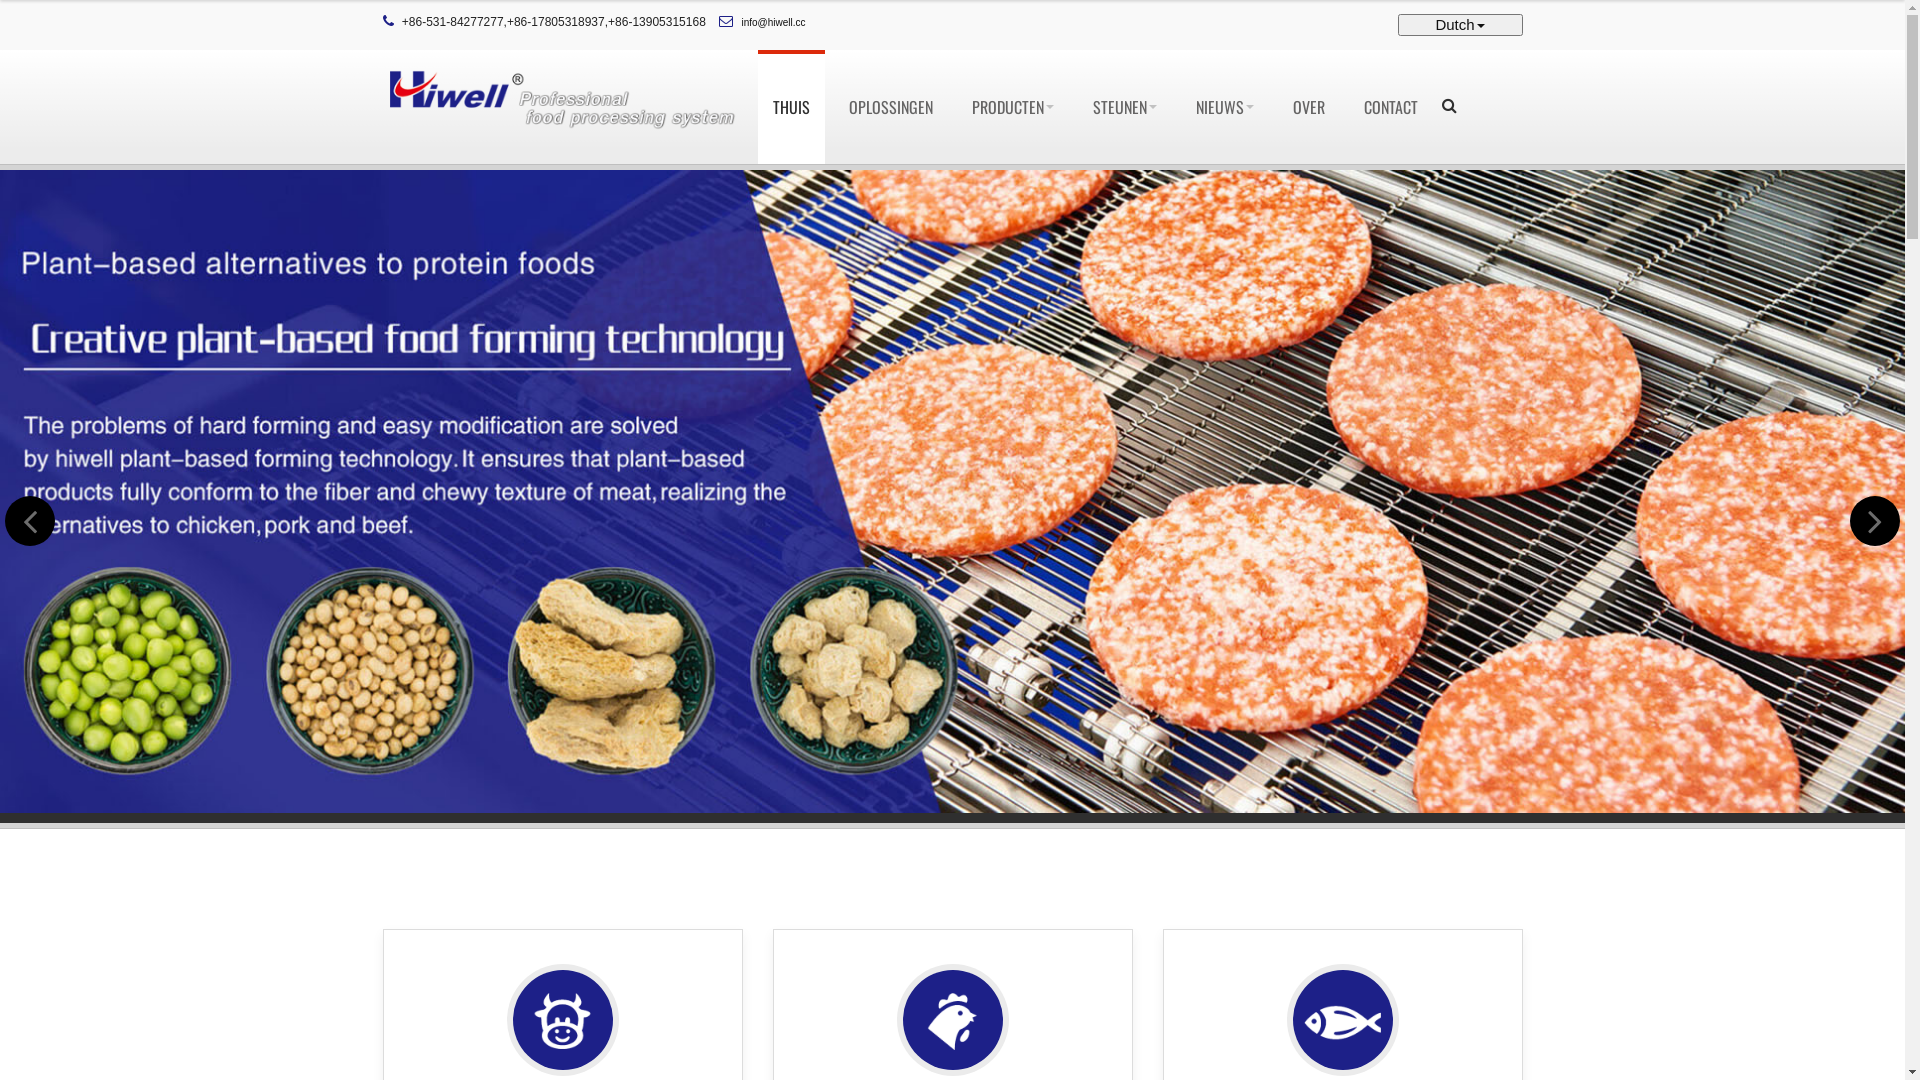 Image resolution: width=1920 pixels, height=1080 pixels. Describe the element at coordinates (1077, 107) in the screenshot. I see `'STEUNEN'` at that location.